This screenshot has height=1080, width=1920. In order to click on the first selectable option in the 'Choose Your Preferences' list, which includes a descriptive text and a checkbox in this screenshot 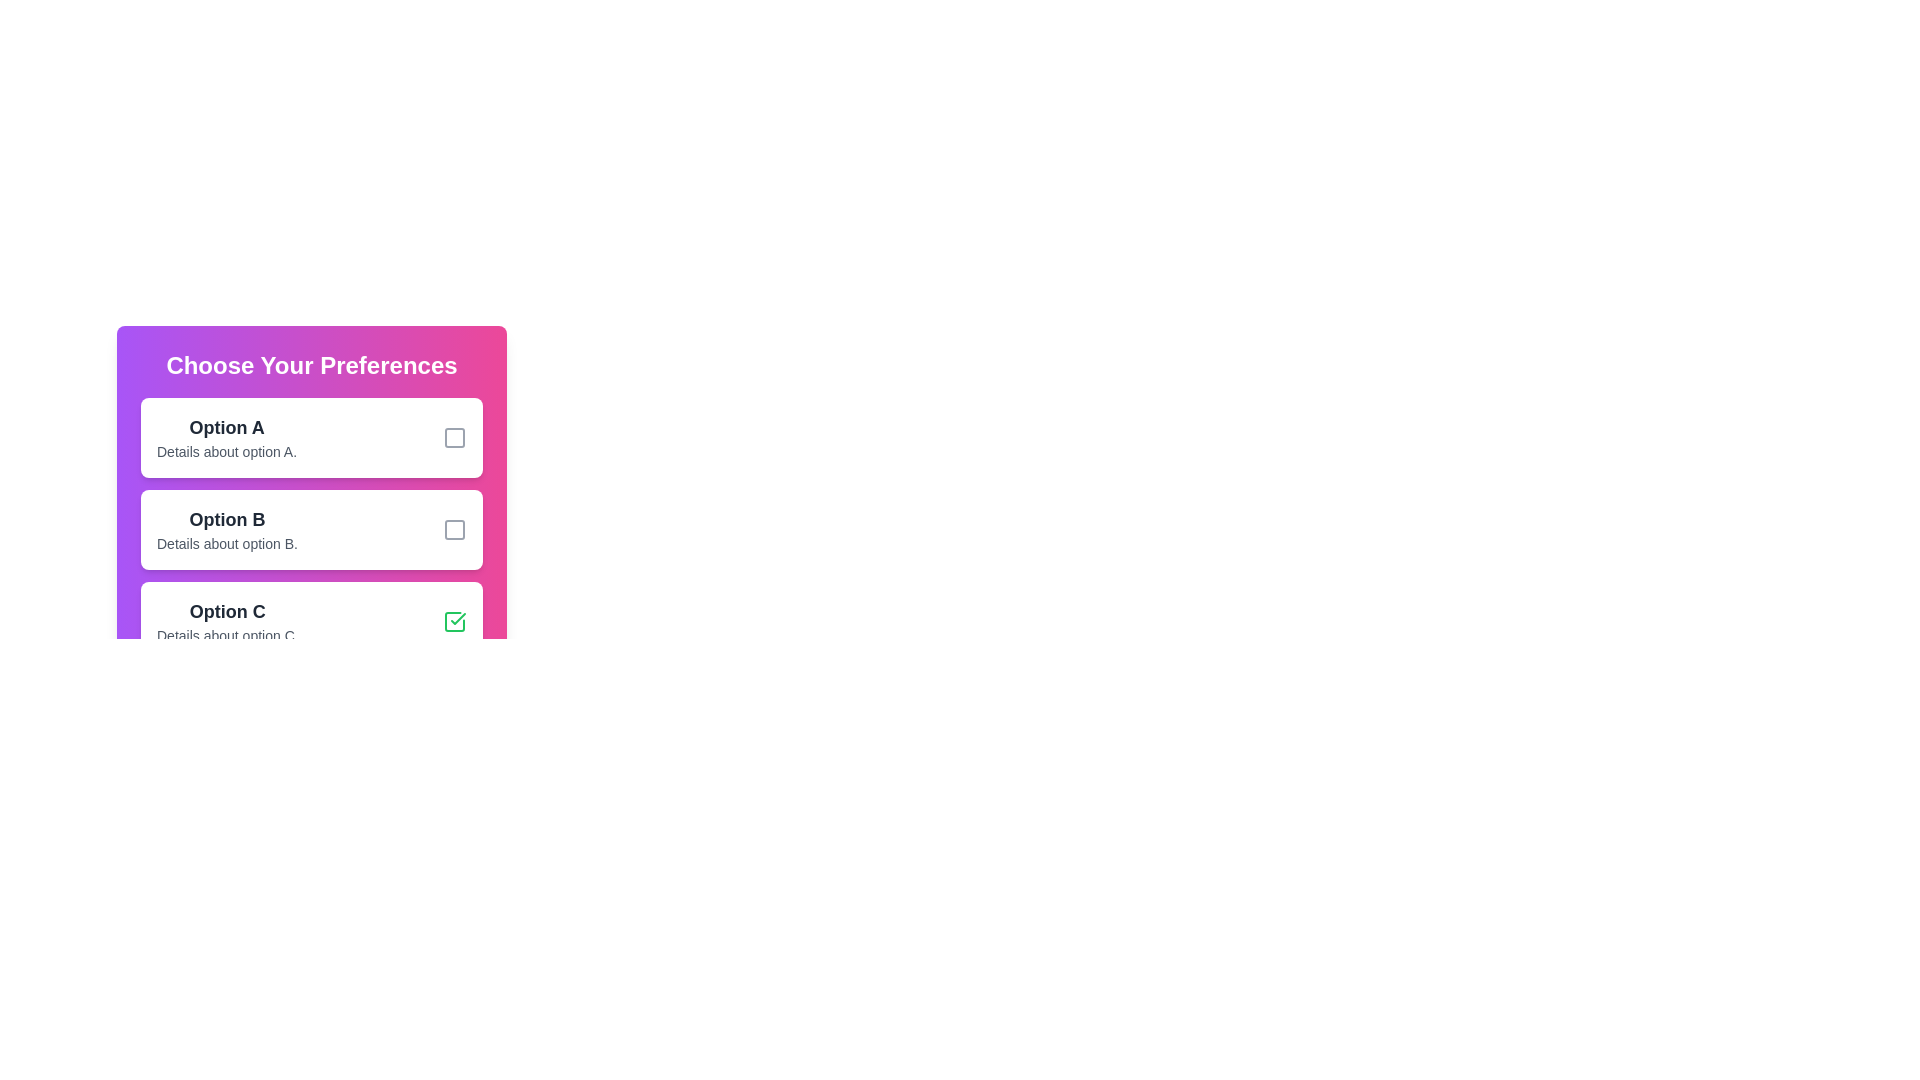, I will do `click(227, 437)`.